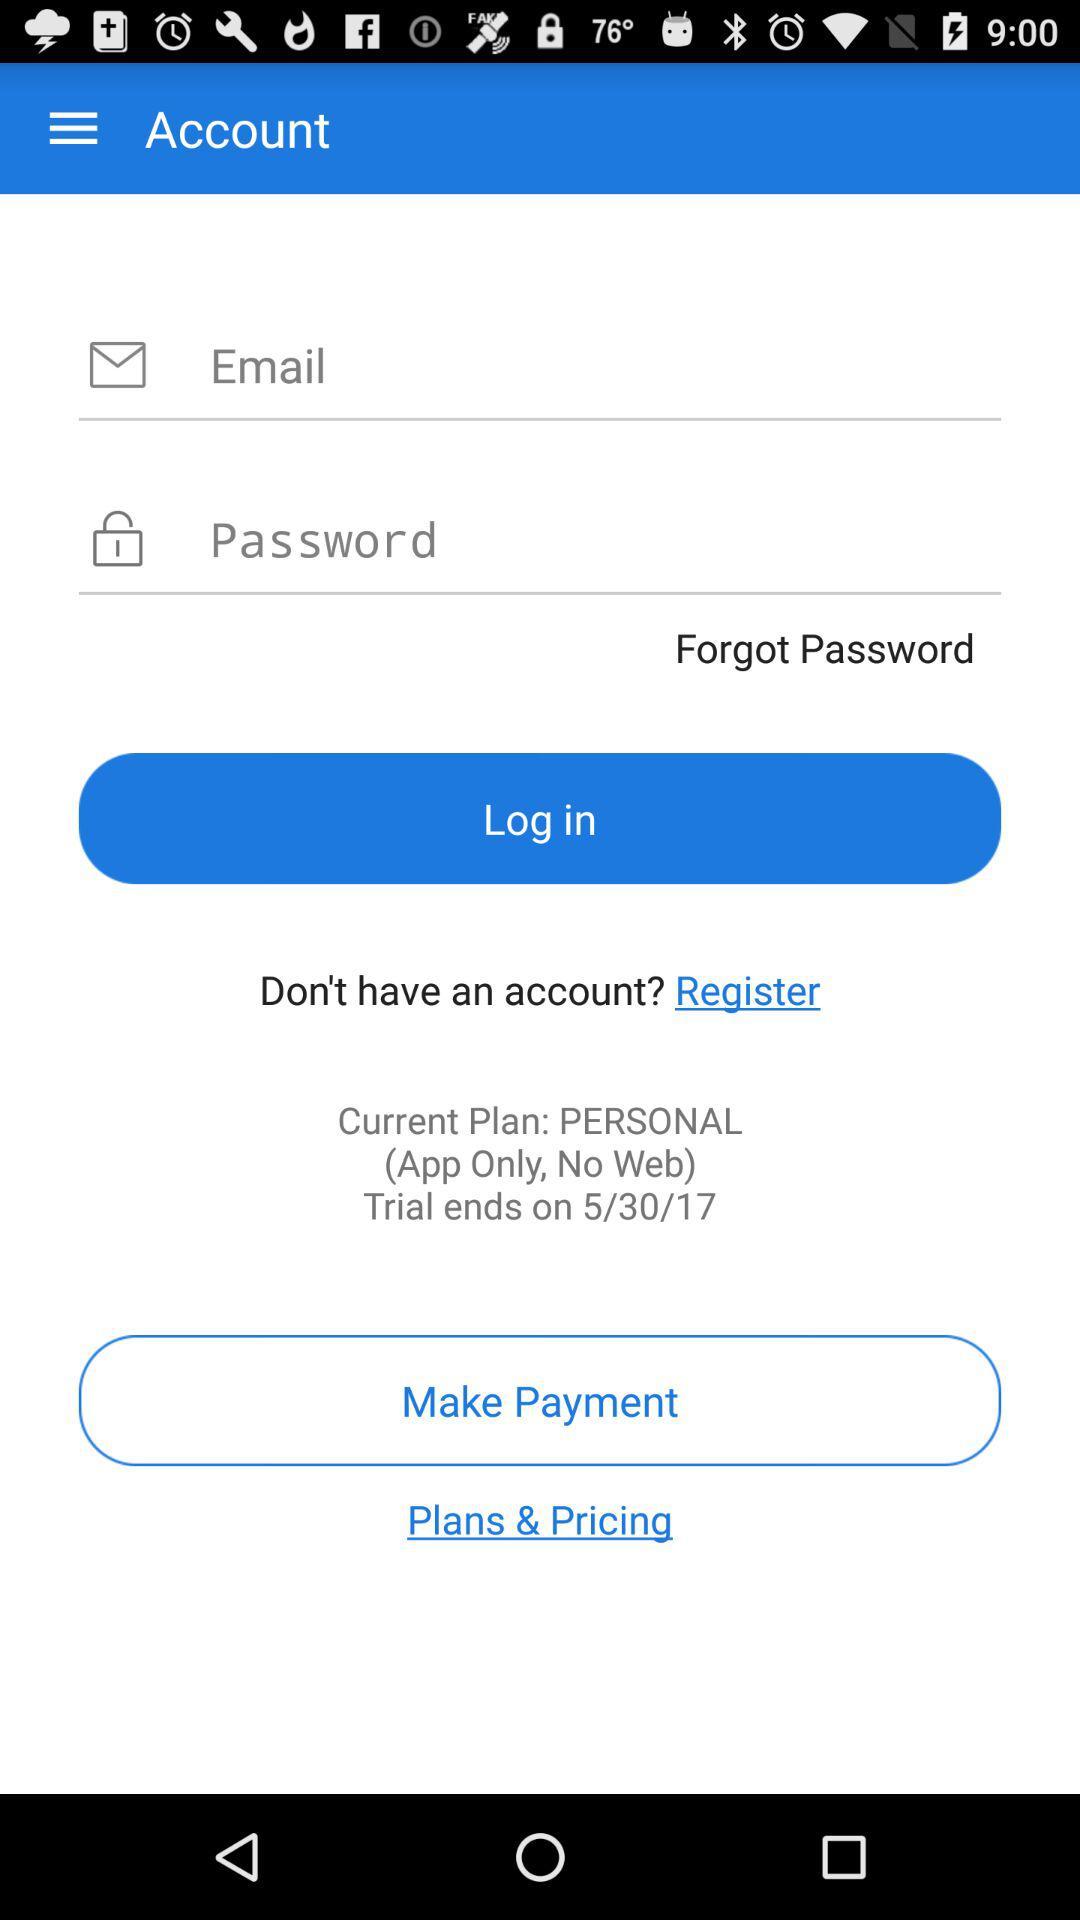  I want to click on the item above the current plan personal icon, so click(747, 989).